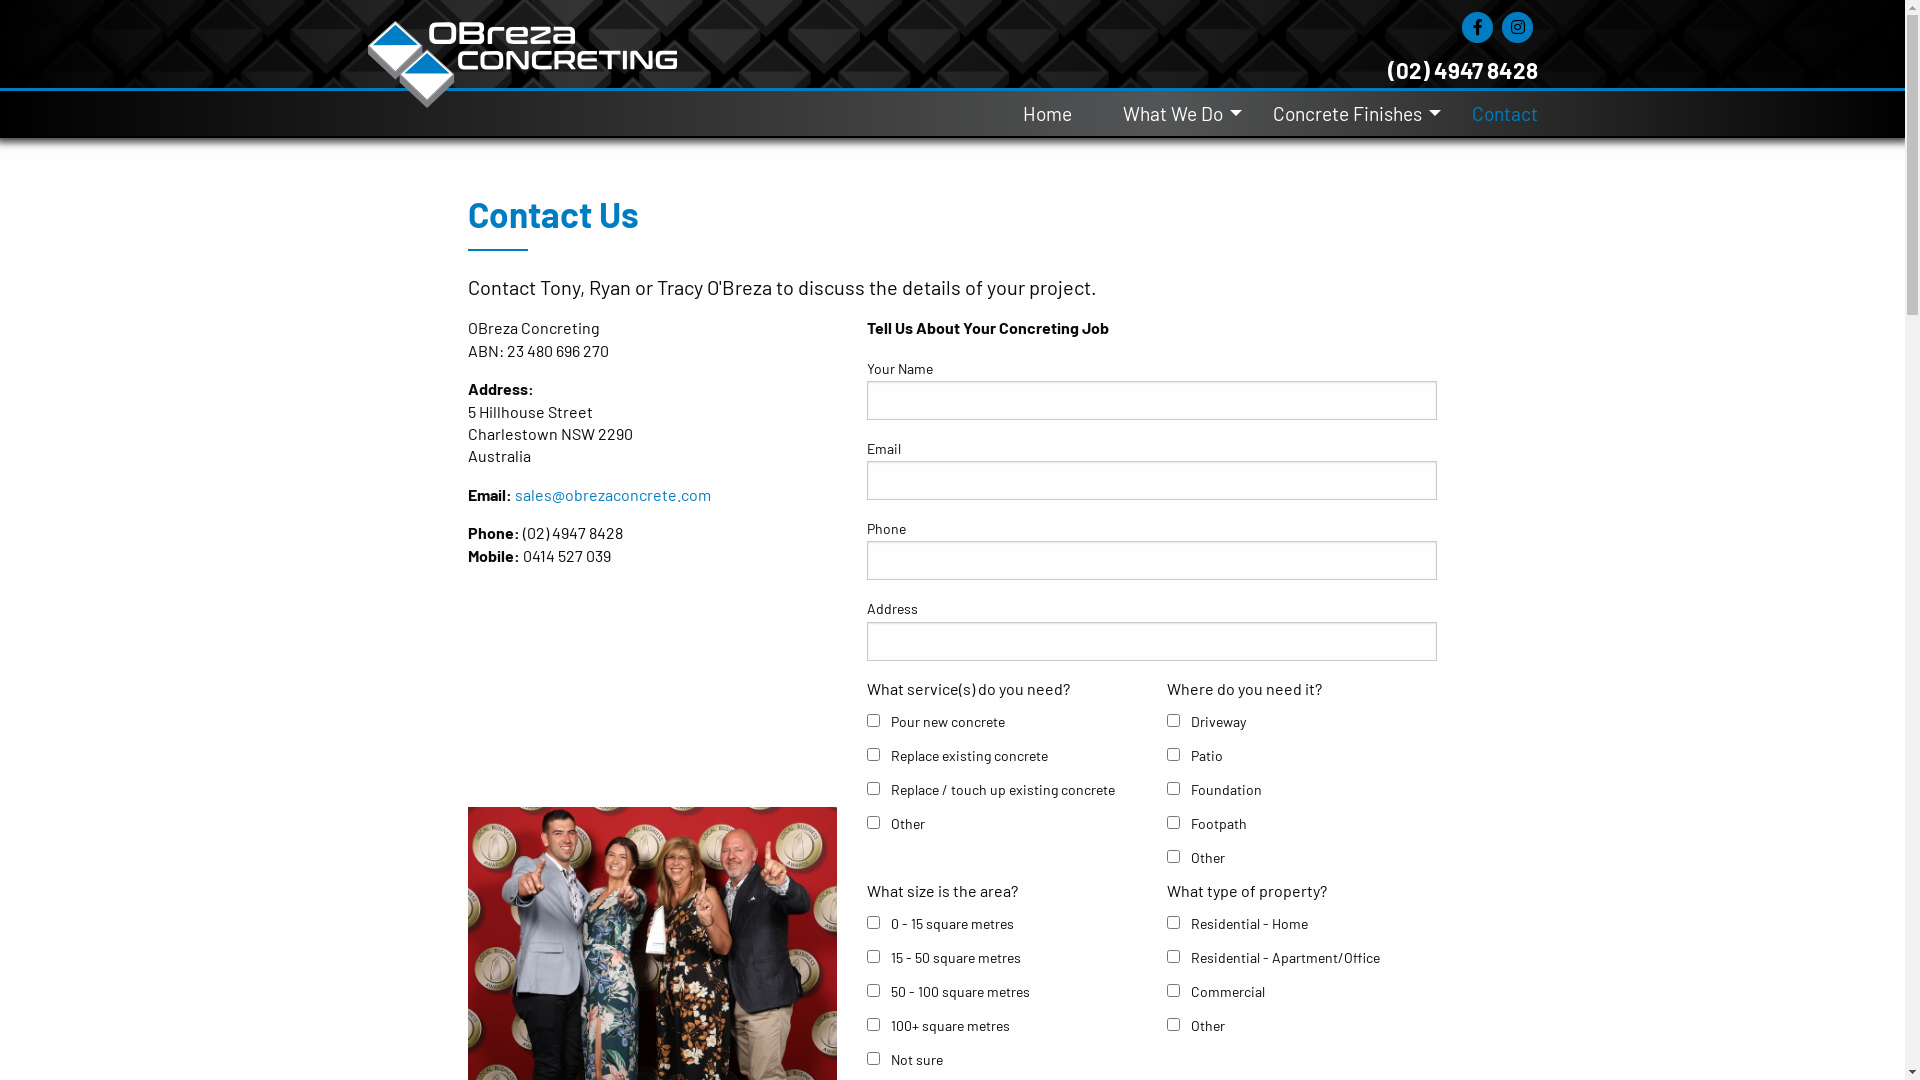  I want to click on 'YouTube video player', so click(652, 685).